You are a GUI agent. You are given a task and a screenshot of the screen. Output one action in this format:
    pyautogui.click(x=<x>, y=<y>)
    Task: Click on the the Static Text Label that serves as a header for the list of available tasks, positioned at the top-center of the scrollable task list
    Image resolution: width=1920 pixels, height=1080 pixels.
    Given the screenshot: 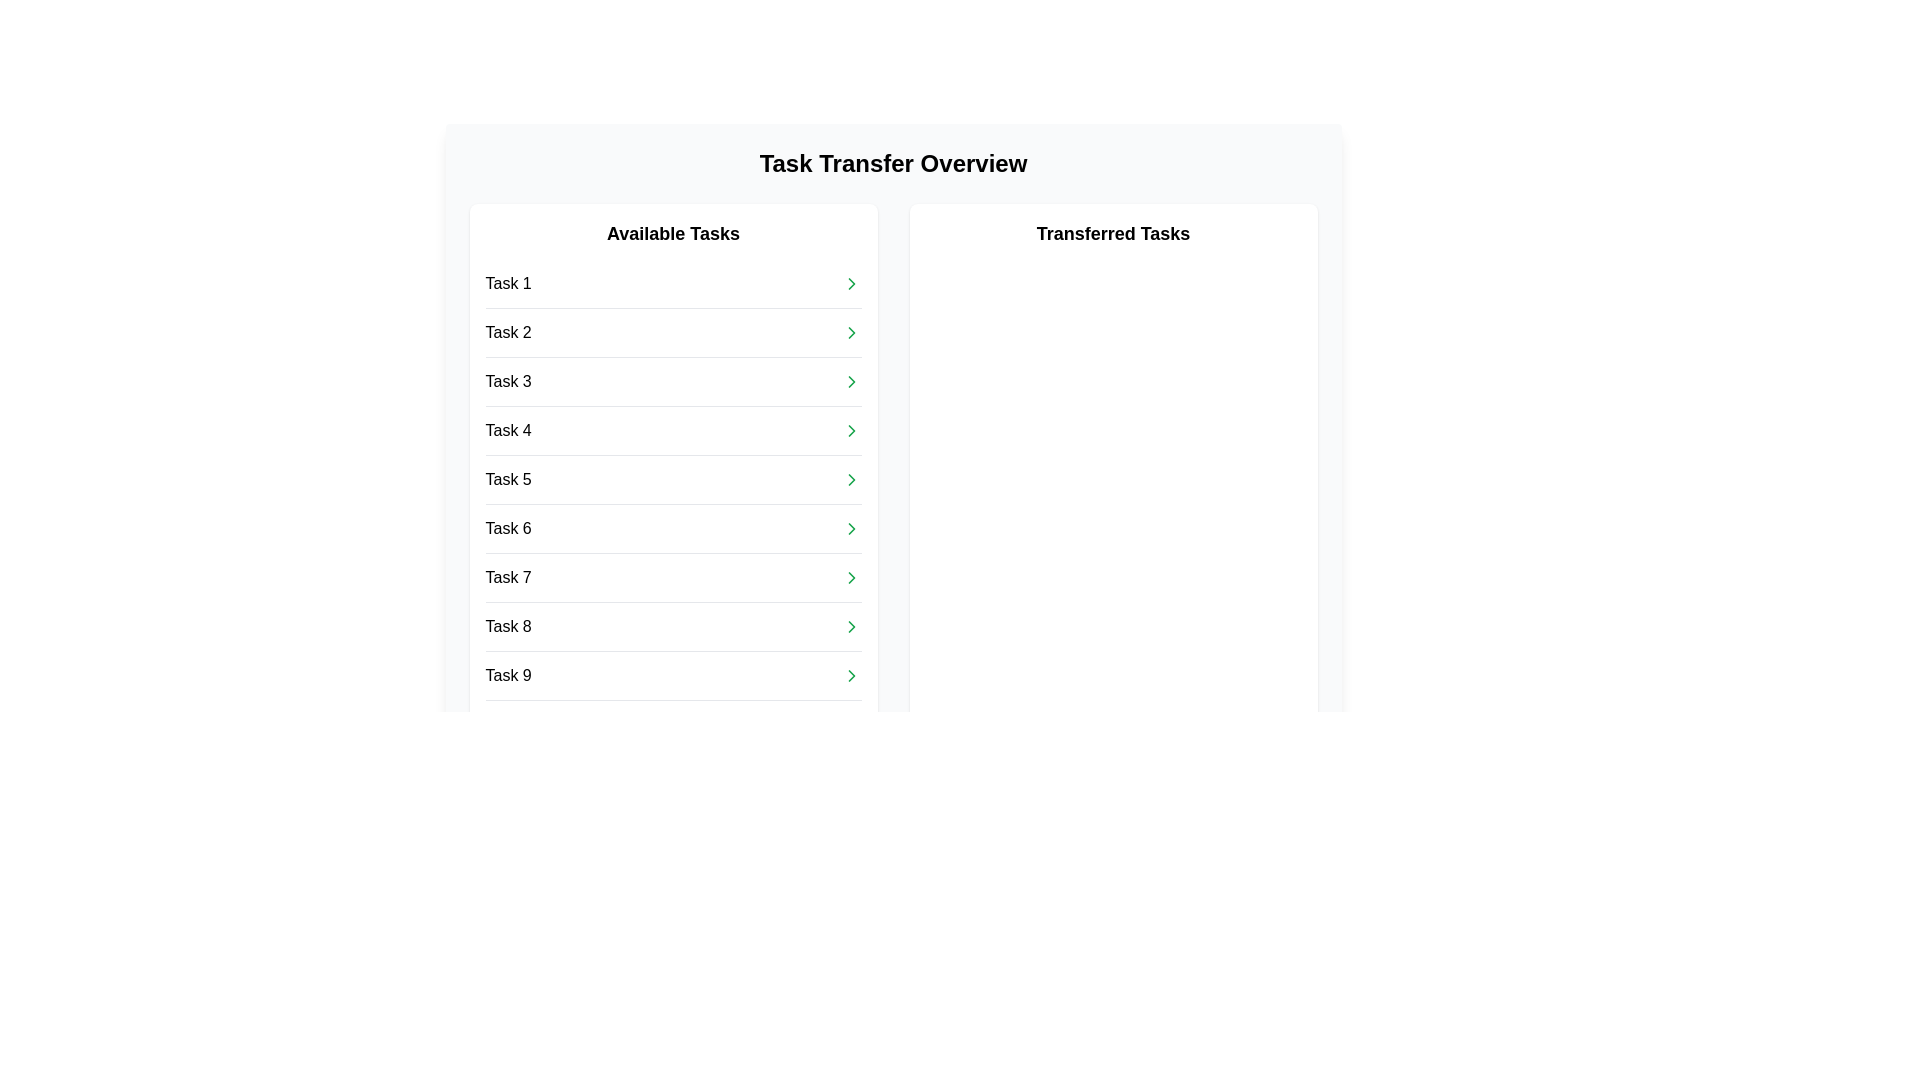 What is the action you would take?
    pyautogui.click(x=673, y=233)
    